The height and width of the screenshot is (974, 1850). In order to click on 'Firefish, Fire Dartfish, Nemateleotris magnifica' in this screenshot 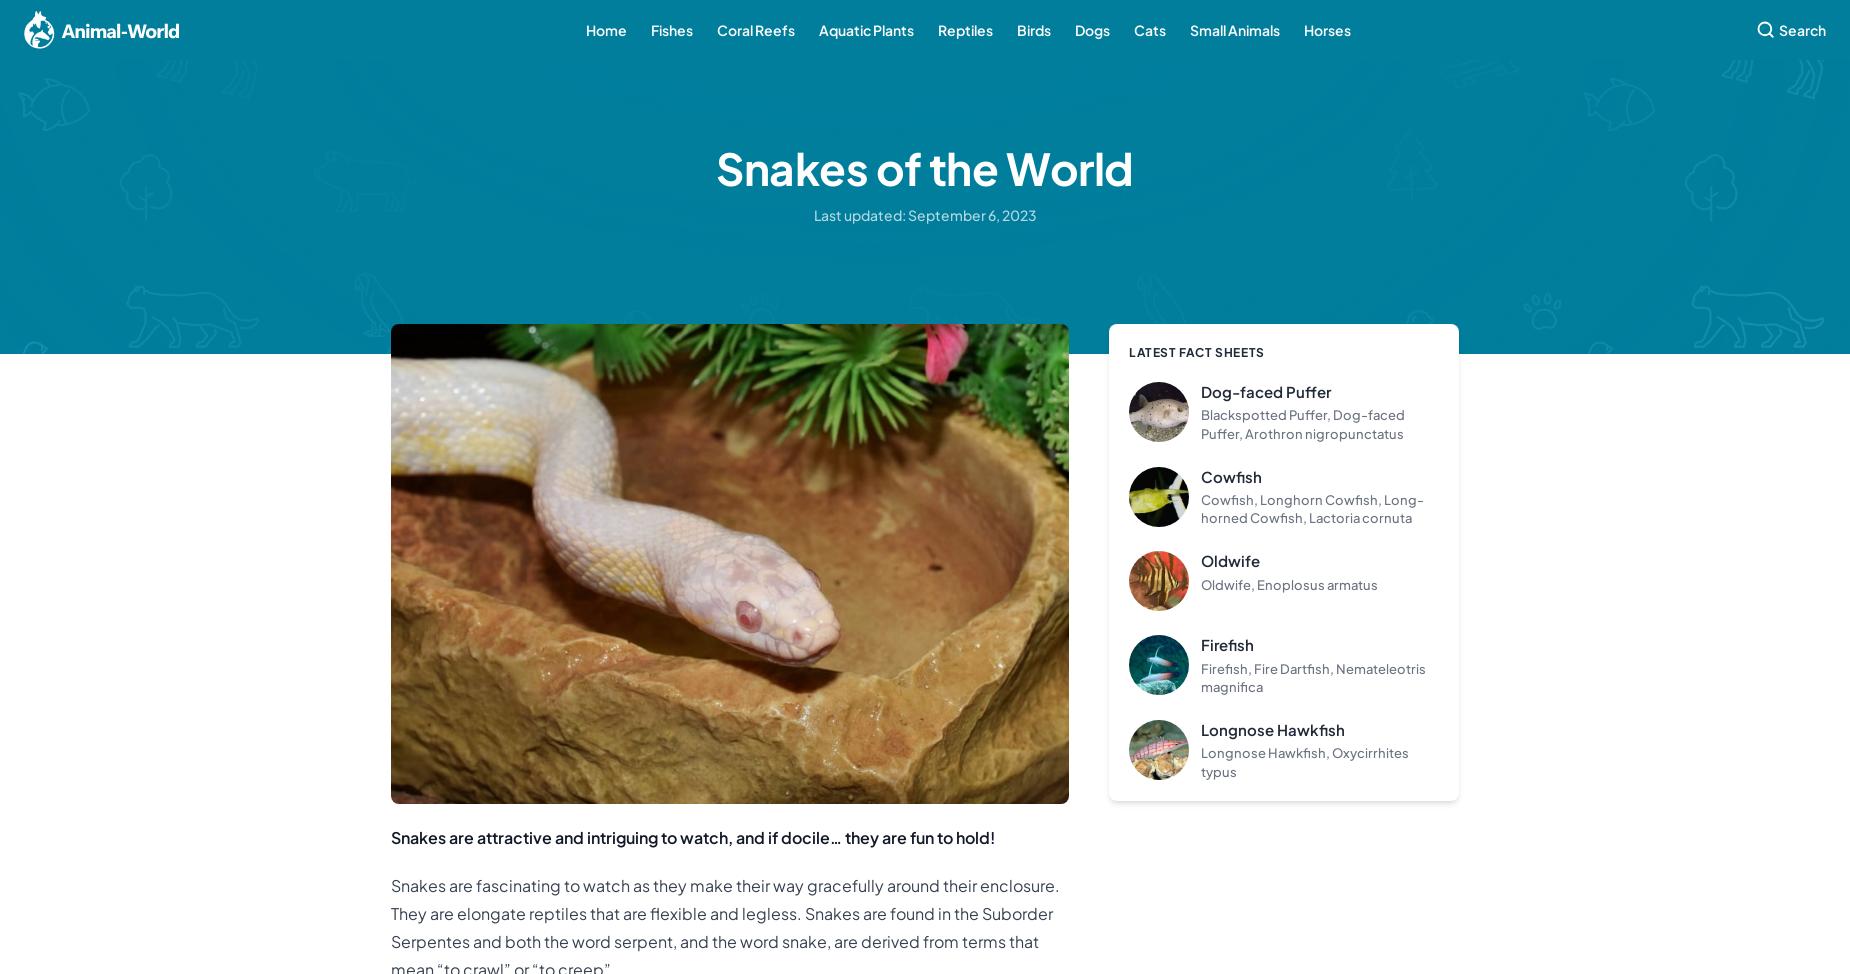, I will do `click(1200, 677)`.